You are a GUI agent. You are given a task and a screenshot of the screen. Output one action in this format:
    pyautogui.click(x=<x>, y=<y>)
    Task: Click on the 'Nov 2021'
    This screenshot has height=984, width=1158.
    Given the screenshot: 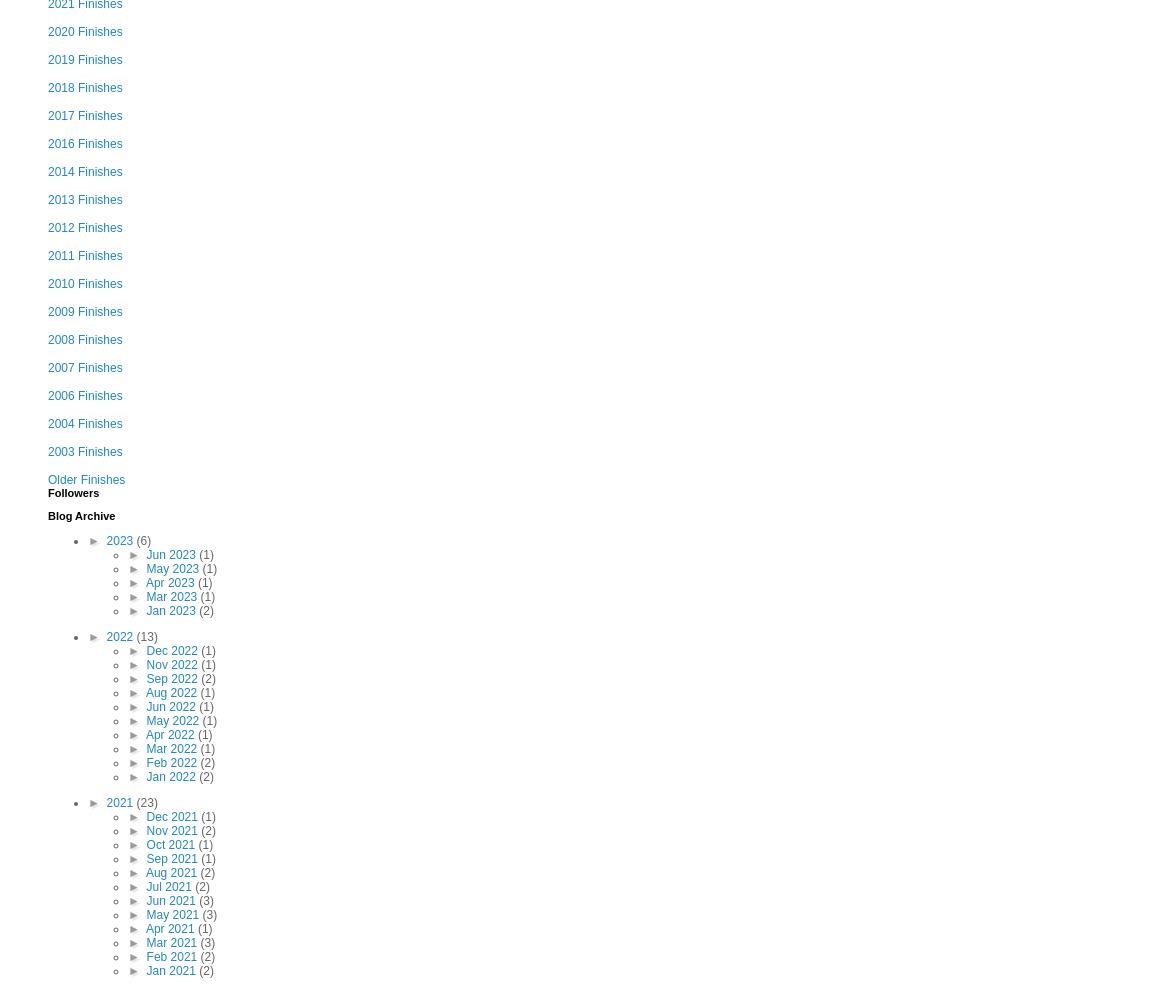 What is the action you would take?
    pyautogui.click(x=172, y=829)
    